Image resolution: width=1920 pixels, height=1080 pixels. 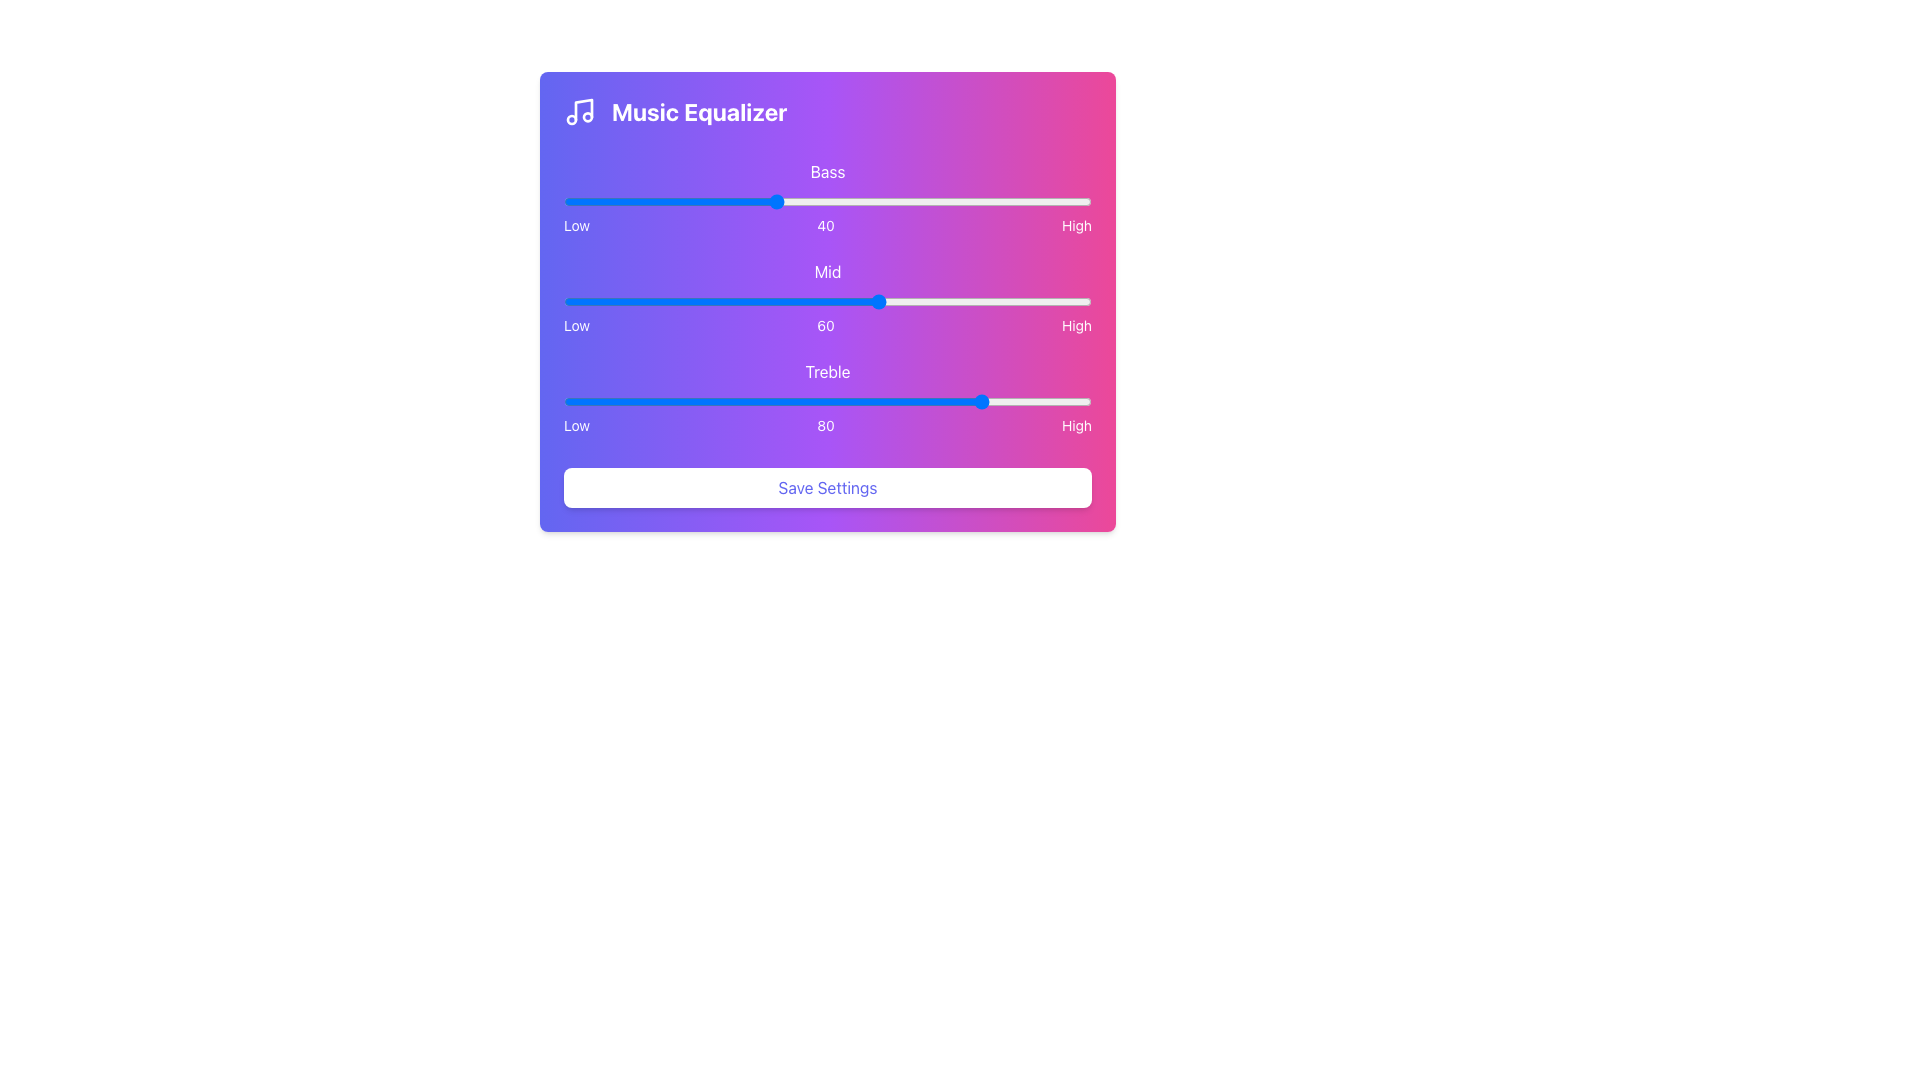 I want to click on the bass level, so click(x=753, y=201).